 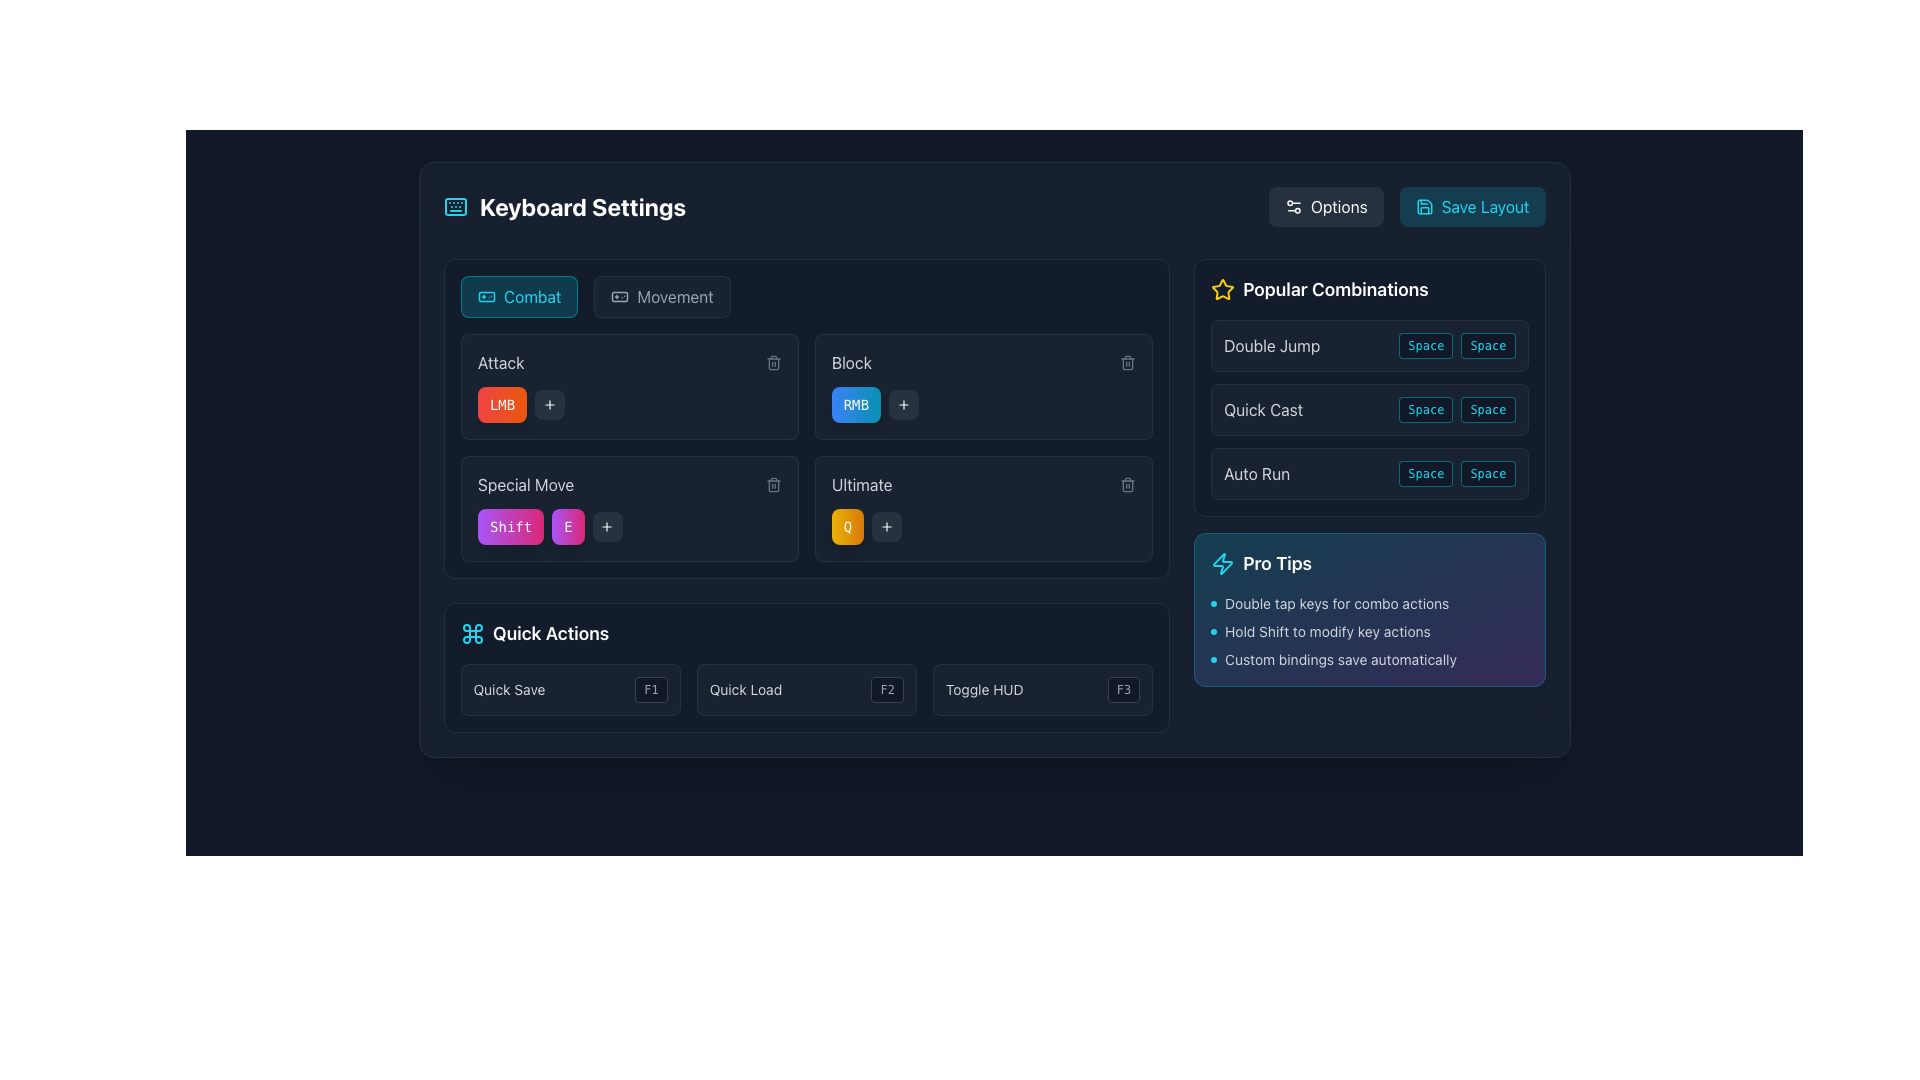 What do you see at coordinates (1425, 408) in the screenshot?
I see `the text label styled with rounded corners that displays 'Space' in a mono-spaced font, located in the 'Popular Combinations' section within the 'Quick Cast' row` at bounding box center [1425, 408].